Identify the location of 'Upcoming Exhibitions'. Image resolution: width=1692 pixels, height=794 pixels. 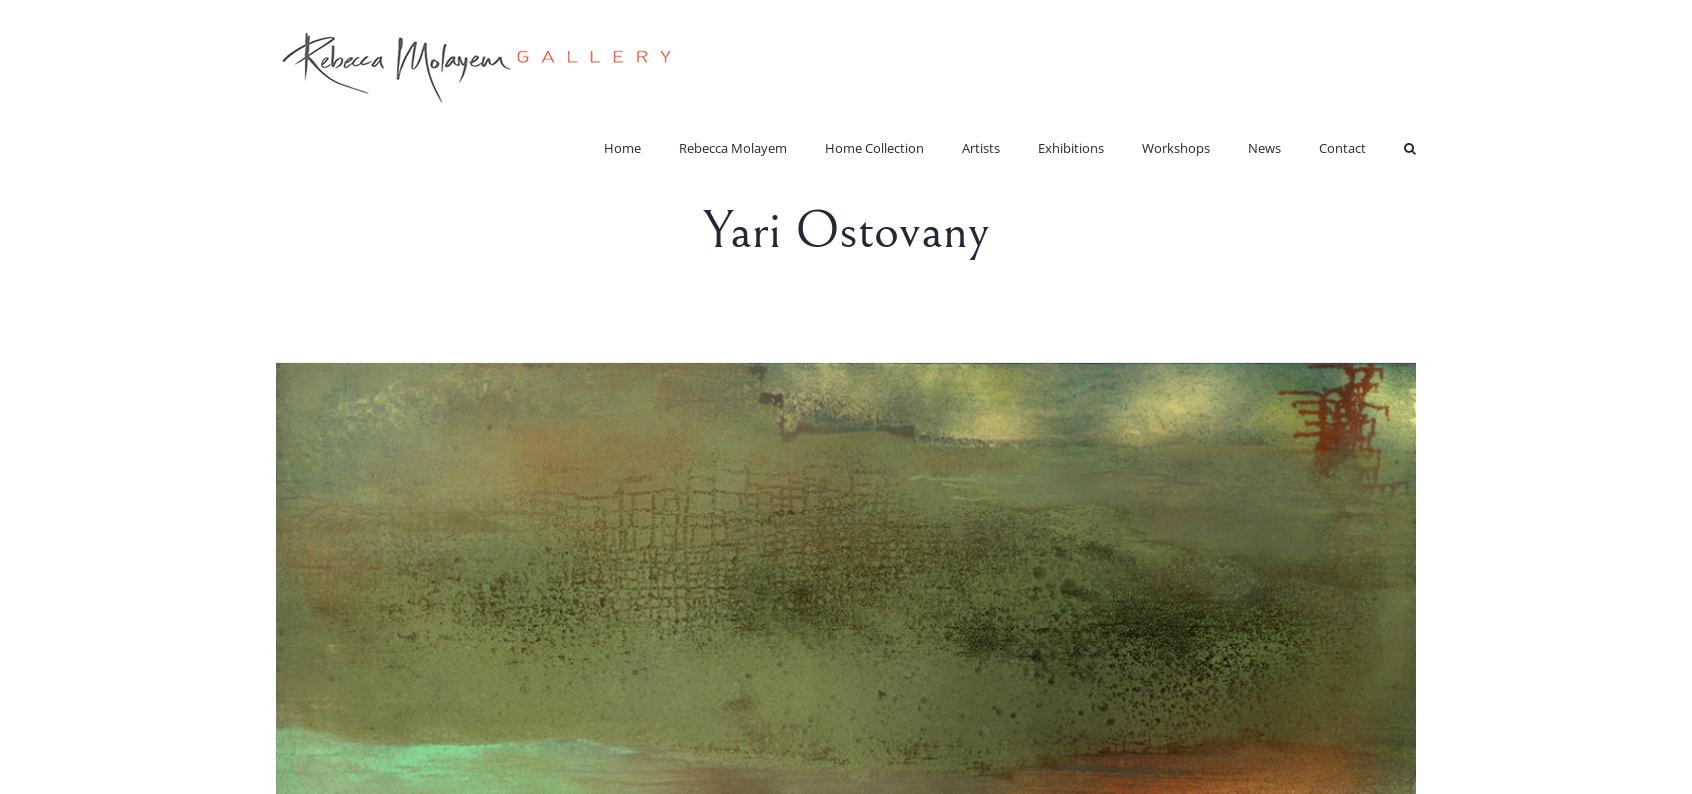
(1122, 182).